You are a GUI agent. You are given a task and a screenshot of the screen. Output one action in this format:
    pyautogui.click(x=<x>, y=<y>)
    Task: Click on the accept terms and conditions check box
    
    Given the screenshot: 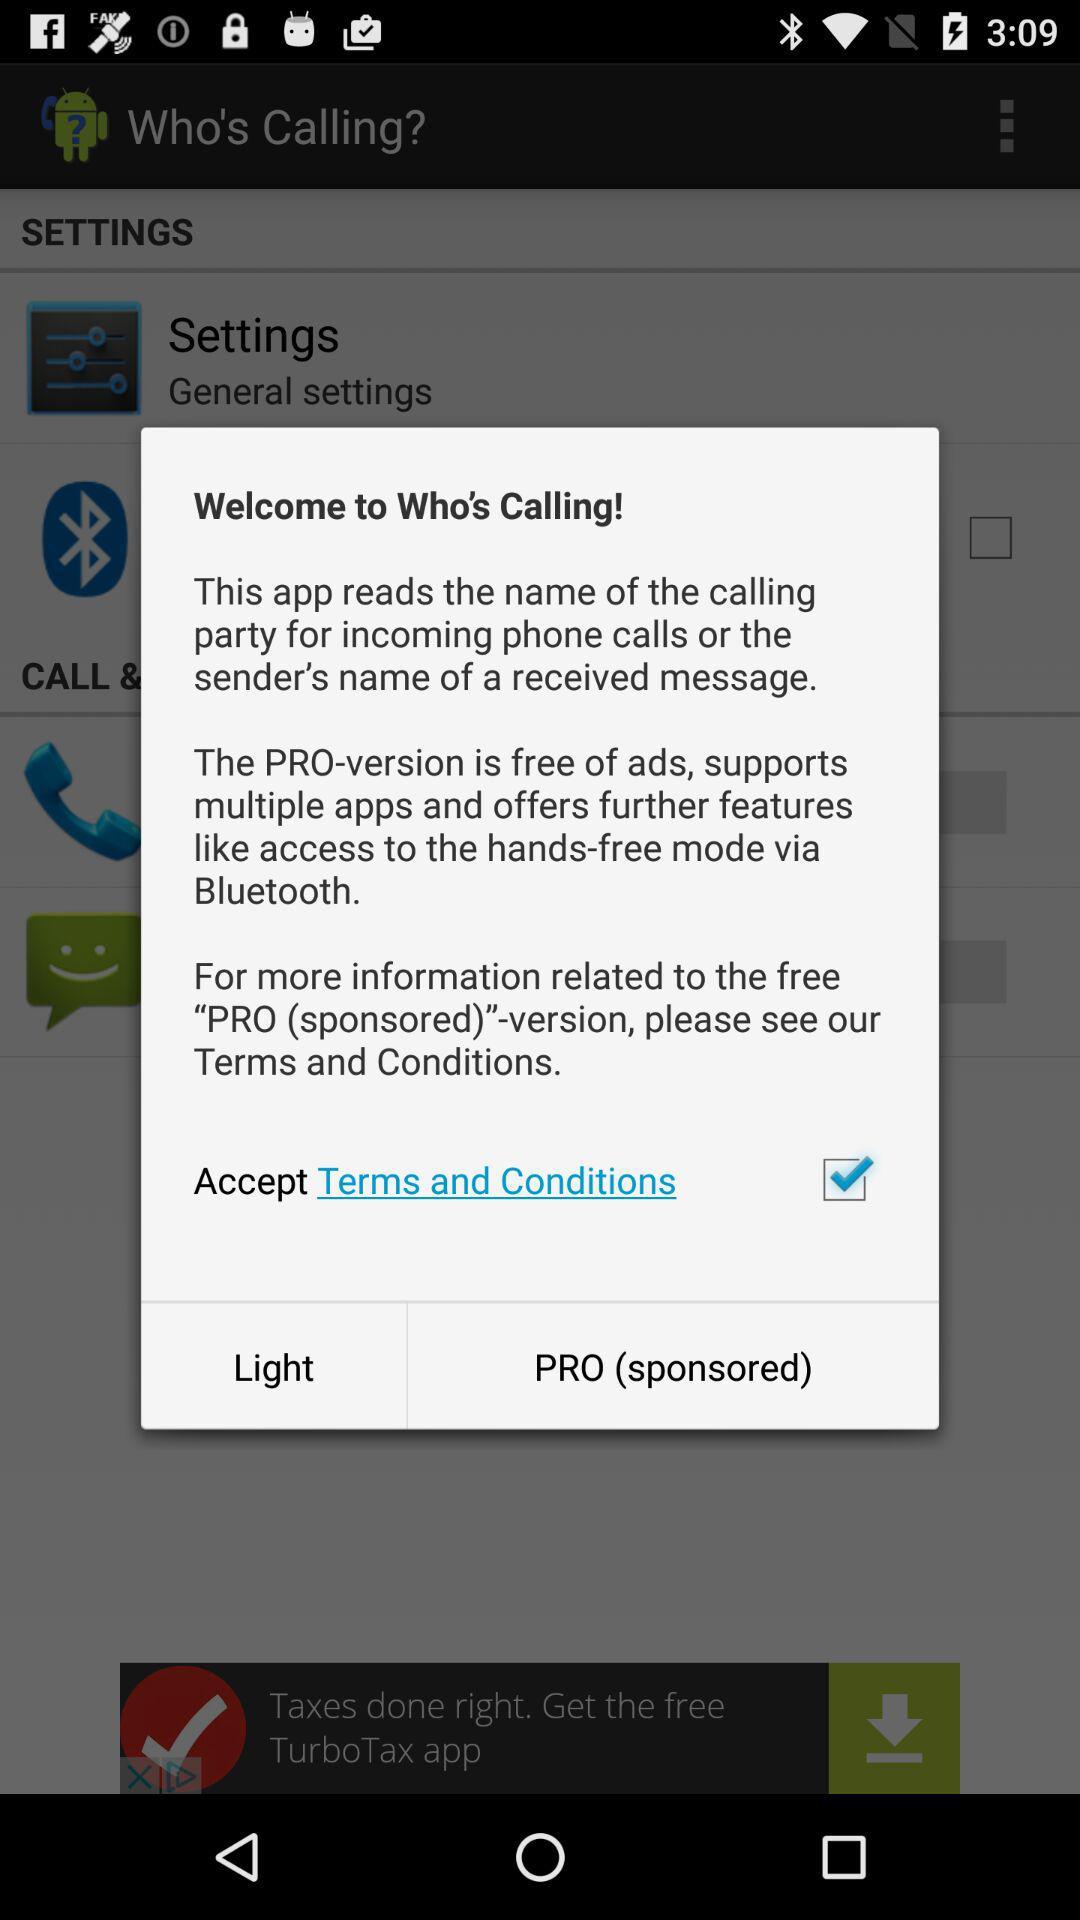 What is the action you would take?
    pyautogui.click(x=844, y=1179)
    